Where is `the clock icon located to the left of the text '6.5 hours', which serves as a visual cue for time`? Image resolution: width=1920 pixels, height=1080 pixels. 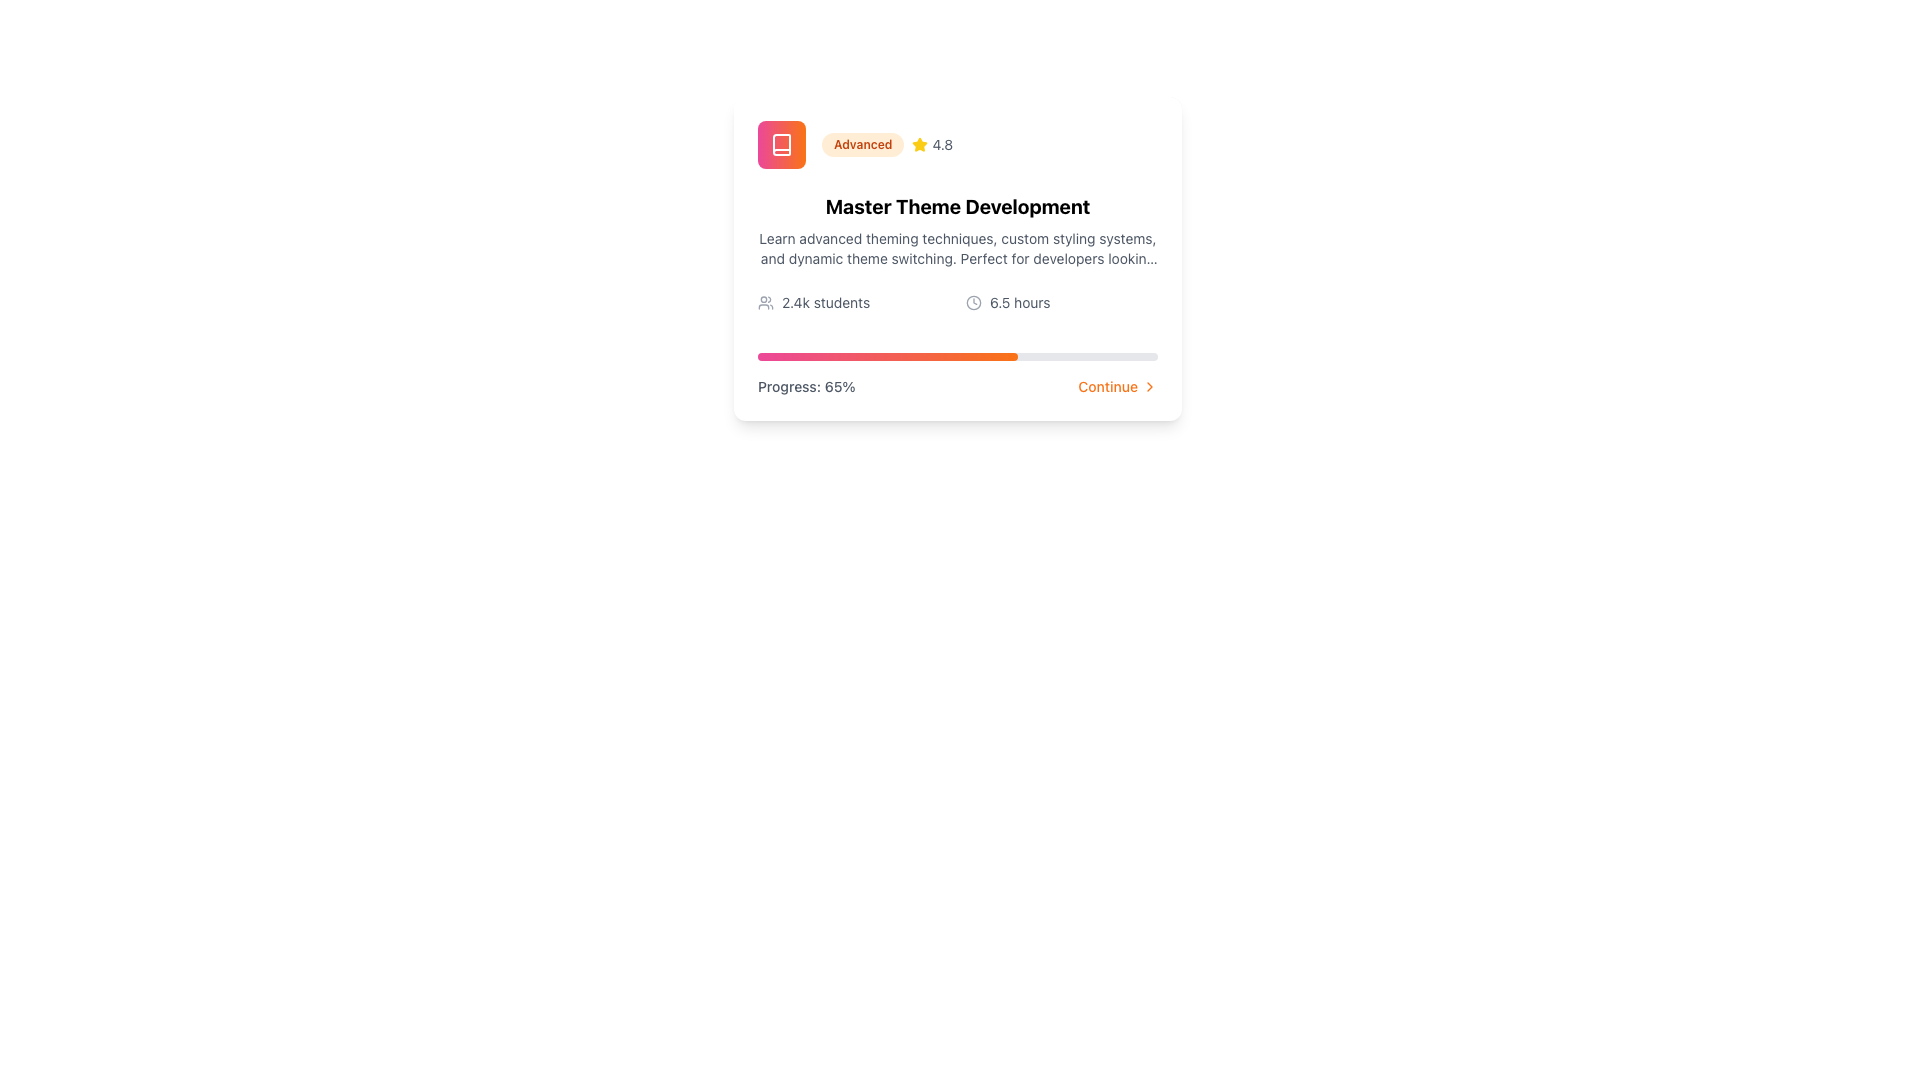 the clock icon located to the left of the text '6.5 hours', which serves as a visual cue for time is located at coordinates (974, 303).